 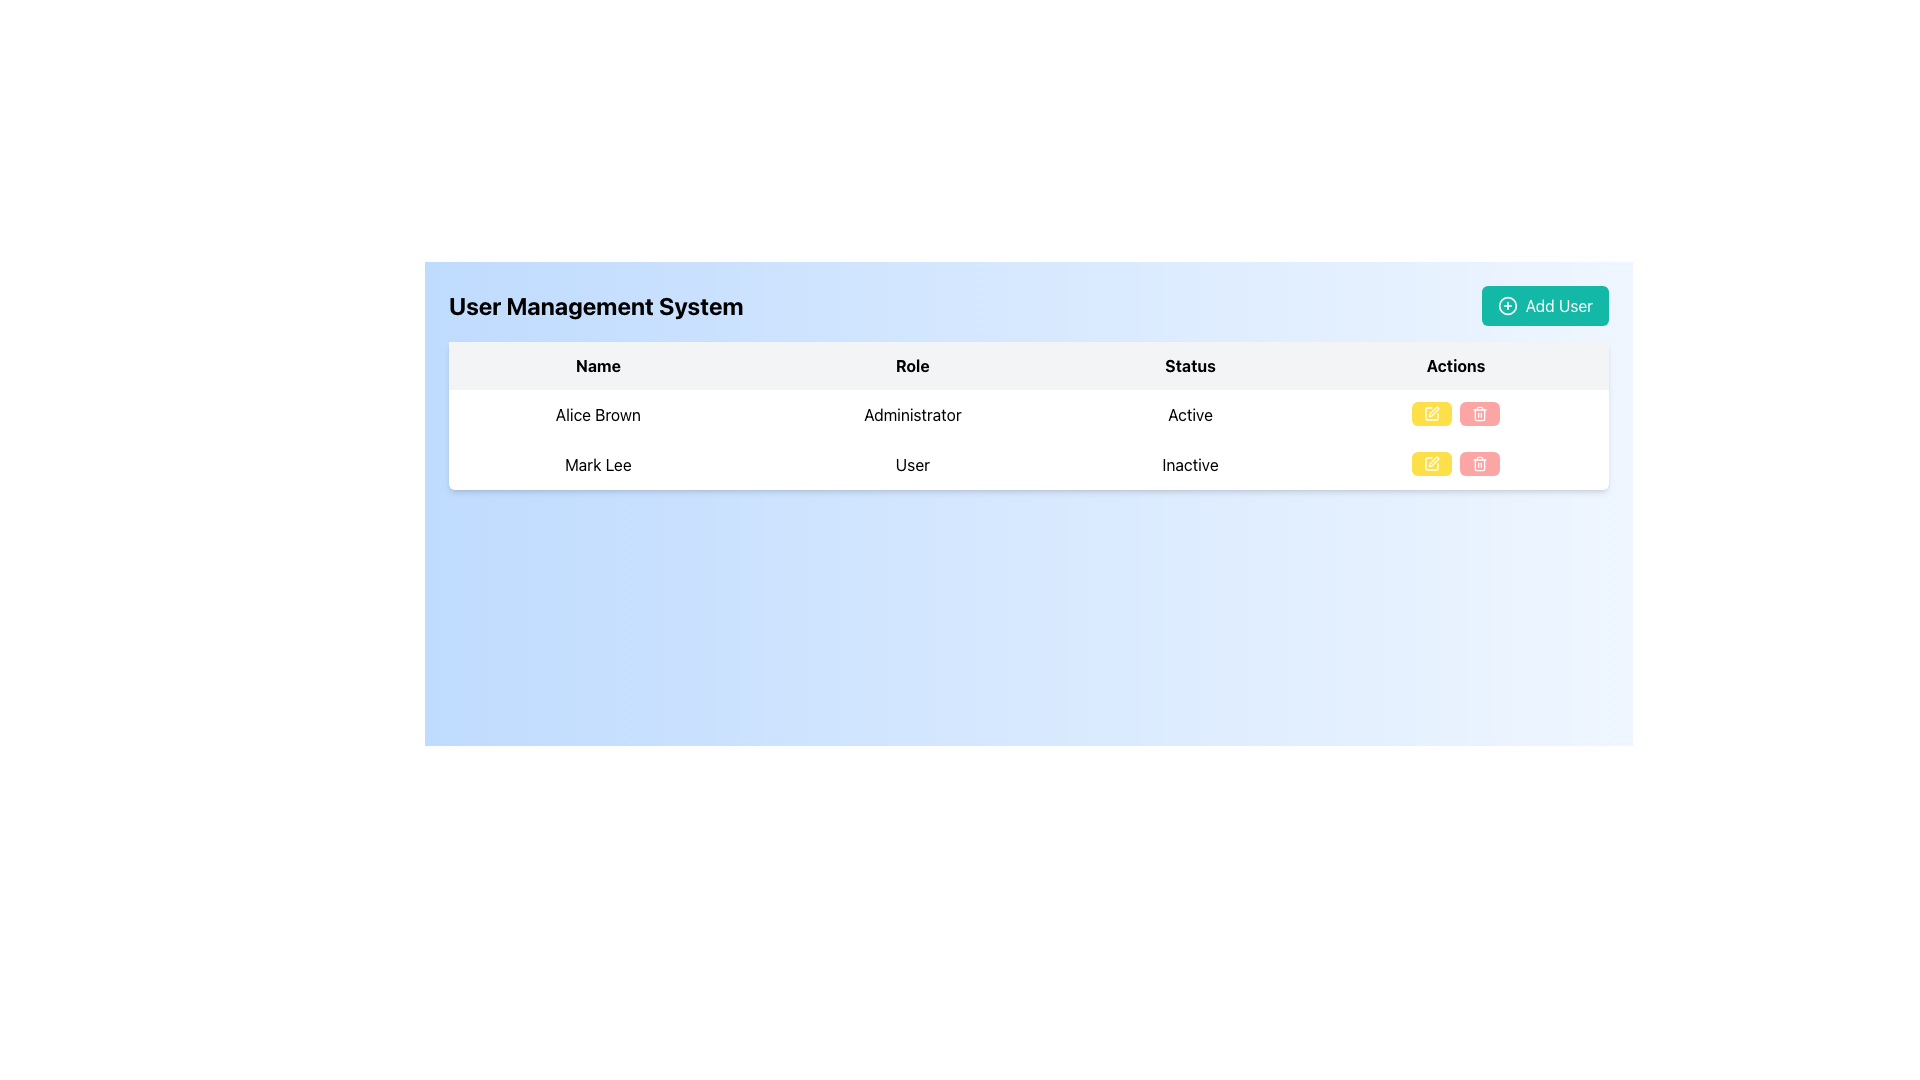 I want to click on the trash bin icon with a red background in the 'Actions' column of the User Management System table, aligned with the 'Administrator' row to initiate the delete action, so click(x=1479, y=412).